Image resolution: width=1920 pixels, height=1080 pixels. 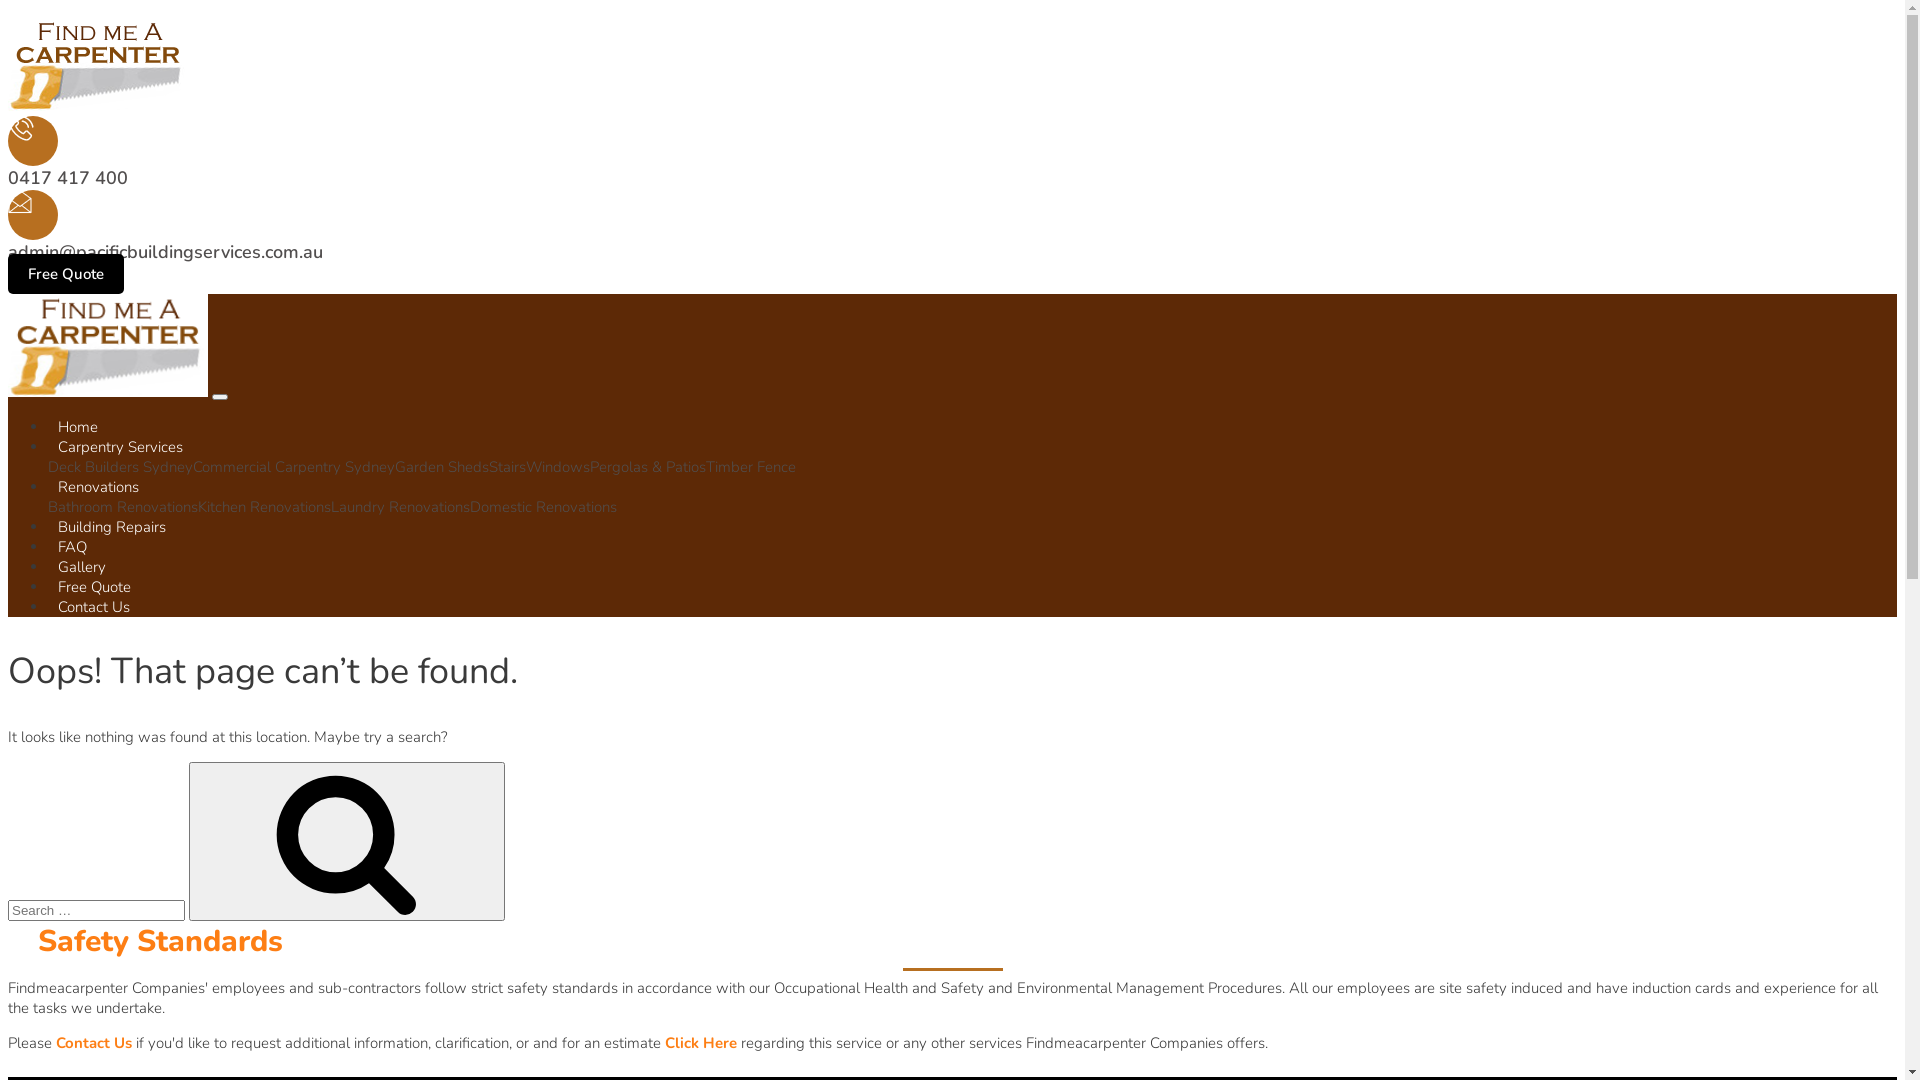 I want to click on 'Pergolas & Patios', so click(x=648, y=466).